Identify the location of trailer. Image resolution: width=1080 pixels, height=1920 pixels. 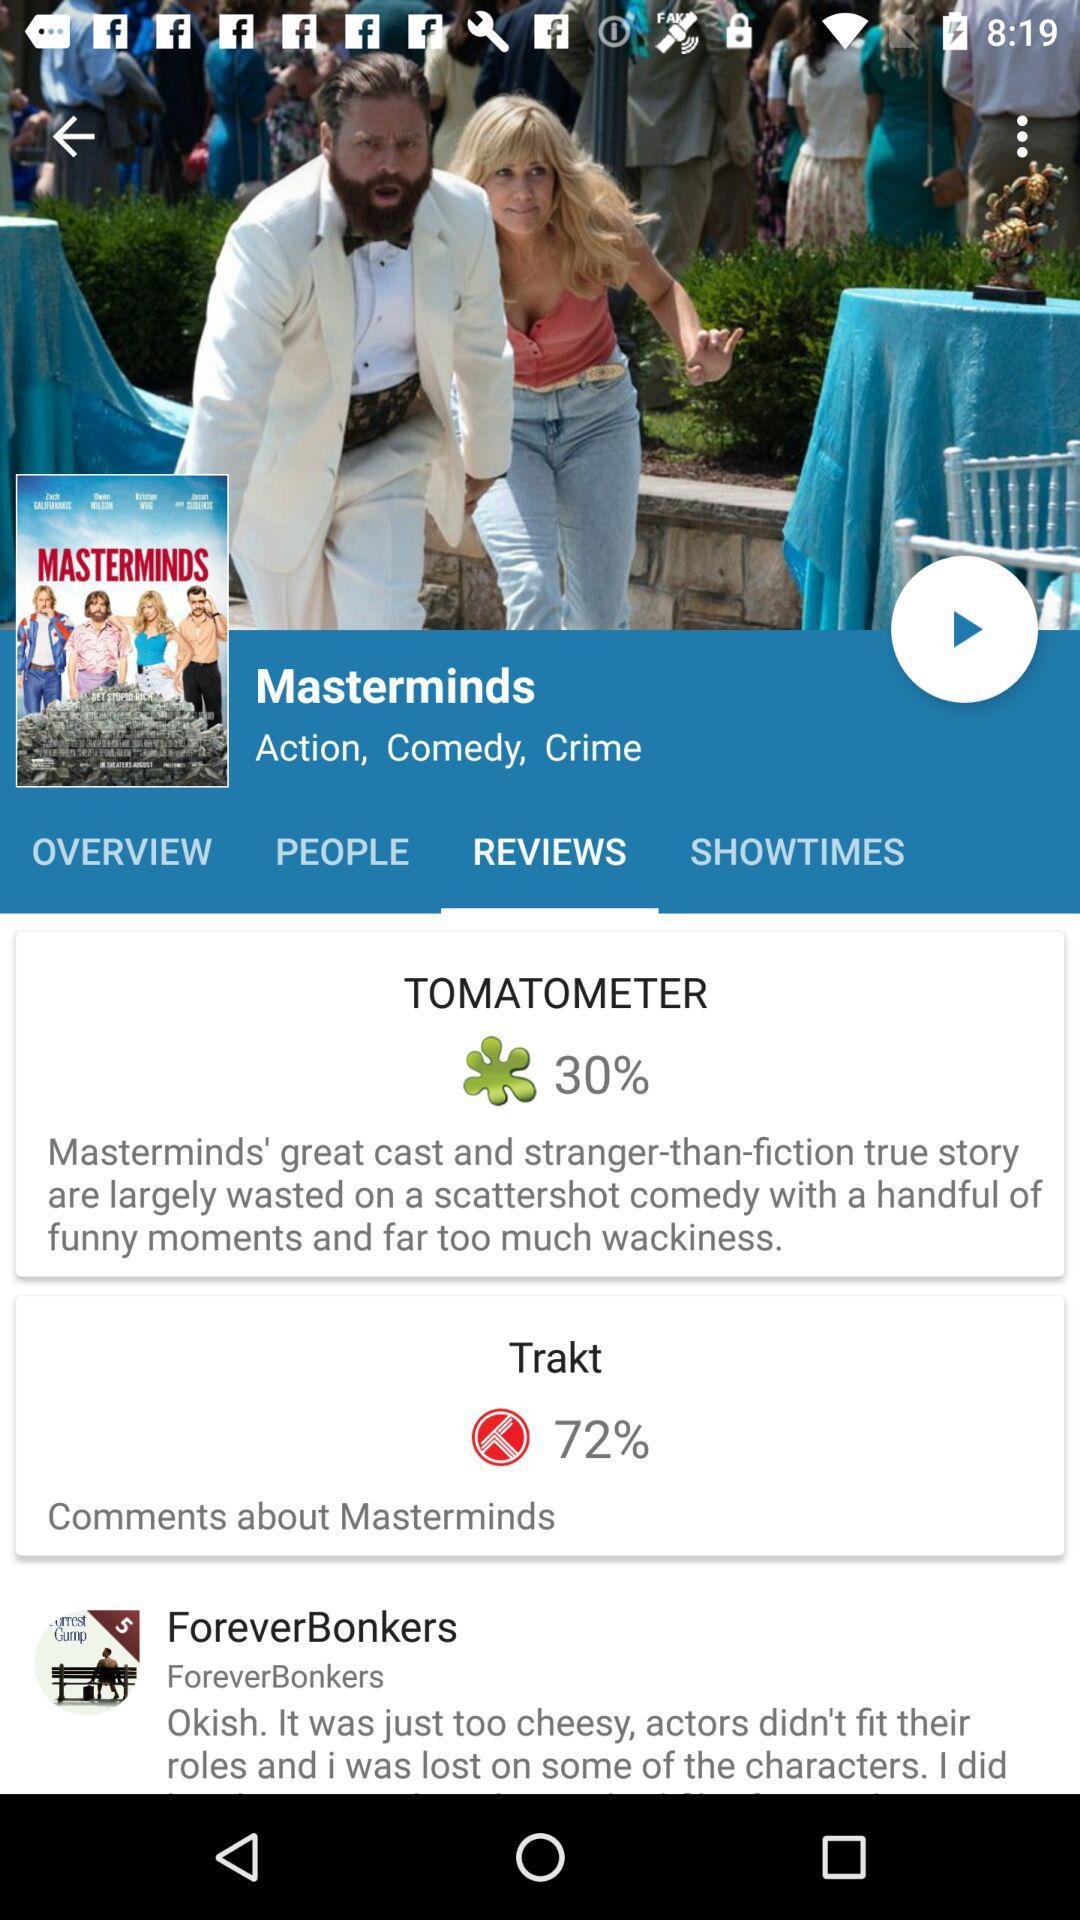
(963, 628).